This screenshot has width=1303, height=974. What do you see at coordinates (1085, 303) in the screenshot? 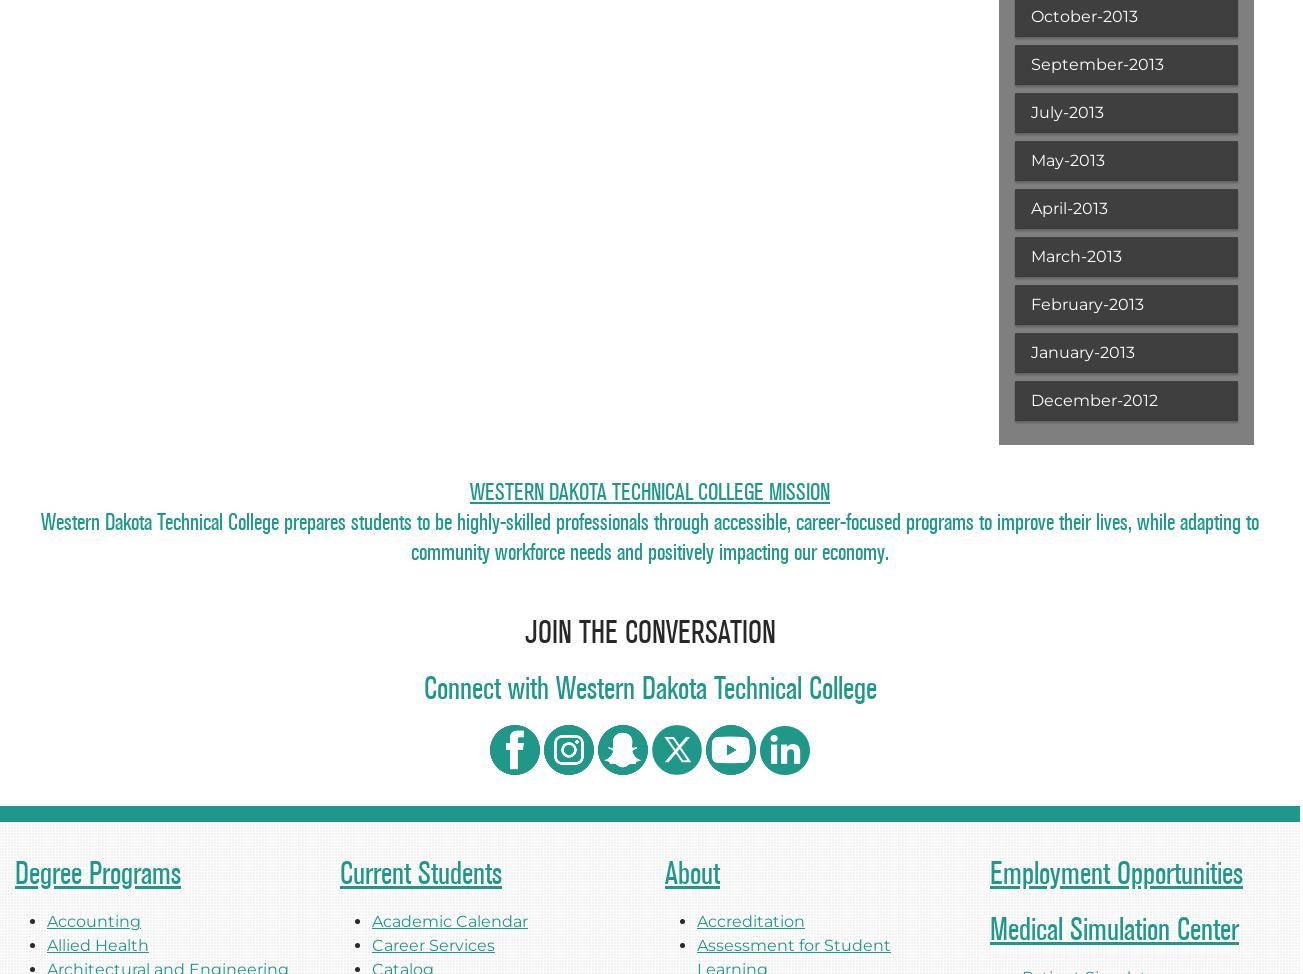
I see `'February-2013'` at bounding box center [1085, 303].